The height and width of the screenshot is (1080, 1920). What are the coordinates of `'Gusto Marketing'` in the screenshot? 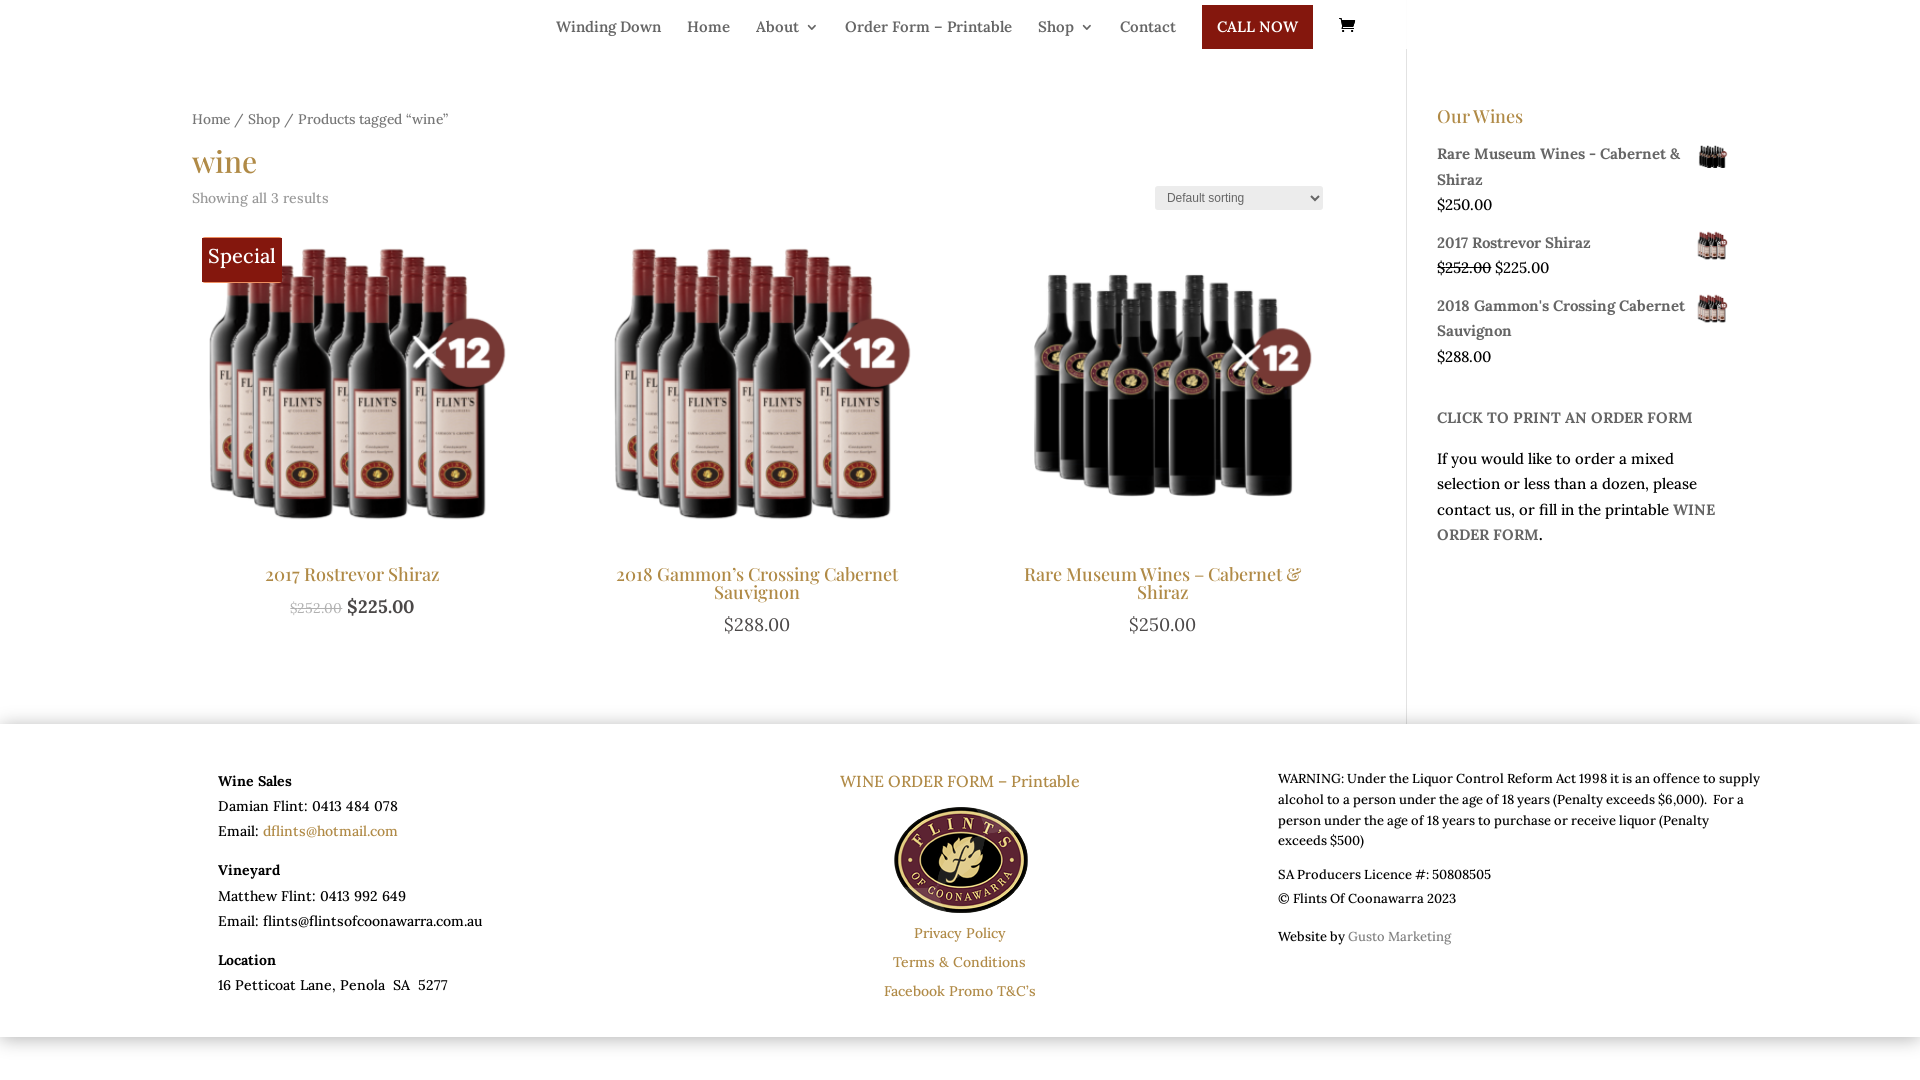 It's located at (1398, 936).